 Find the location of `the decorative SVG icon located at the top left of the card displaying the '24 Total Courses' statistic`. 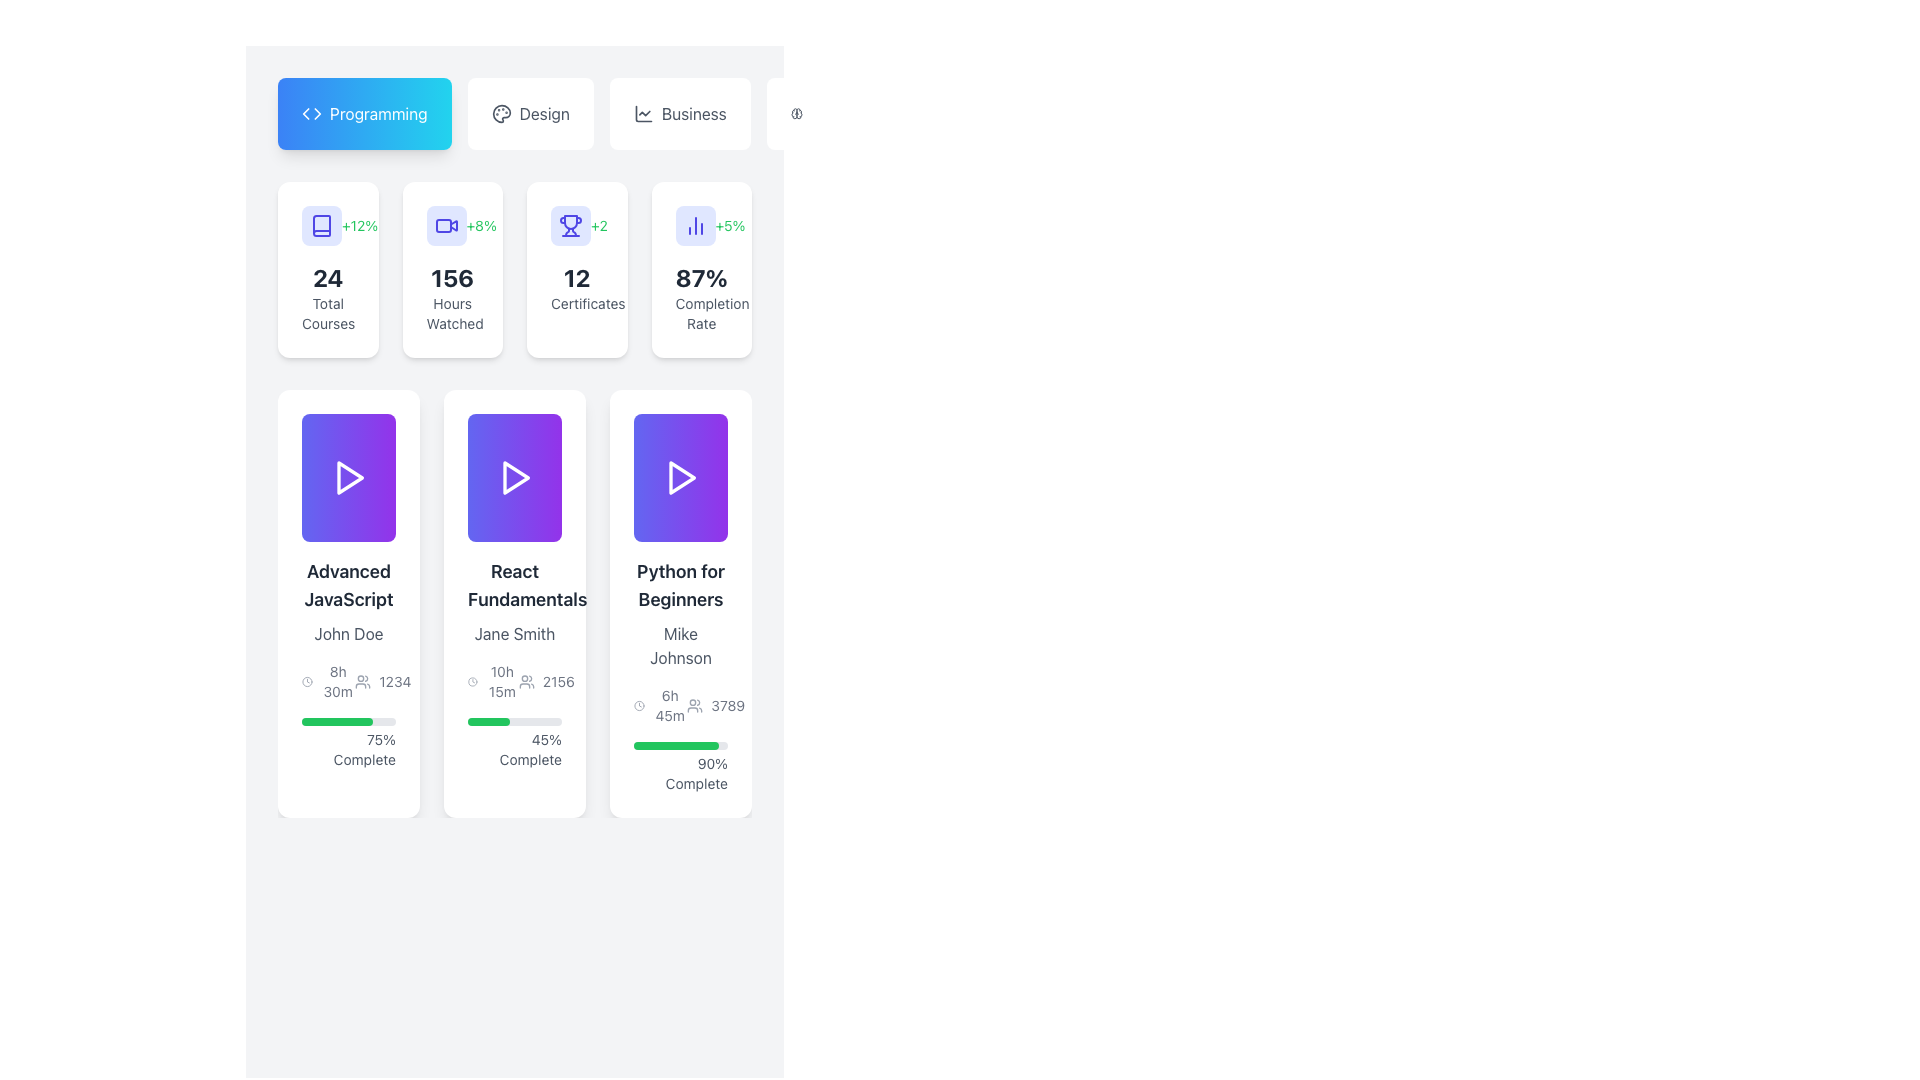

the decorative SVG icon located at the top left of the card displaying the '24 Total Courses' statistic is located at coordinates (321, 225).